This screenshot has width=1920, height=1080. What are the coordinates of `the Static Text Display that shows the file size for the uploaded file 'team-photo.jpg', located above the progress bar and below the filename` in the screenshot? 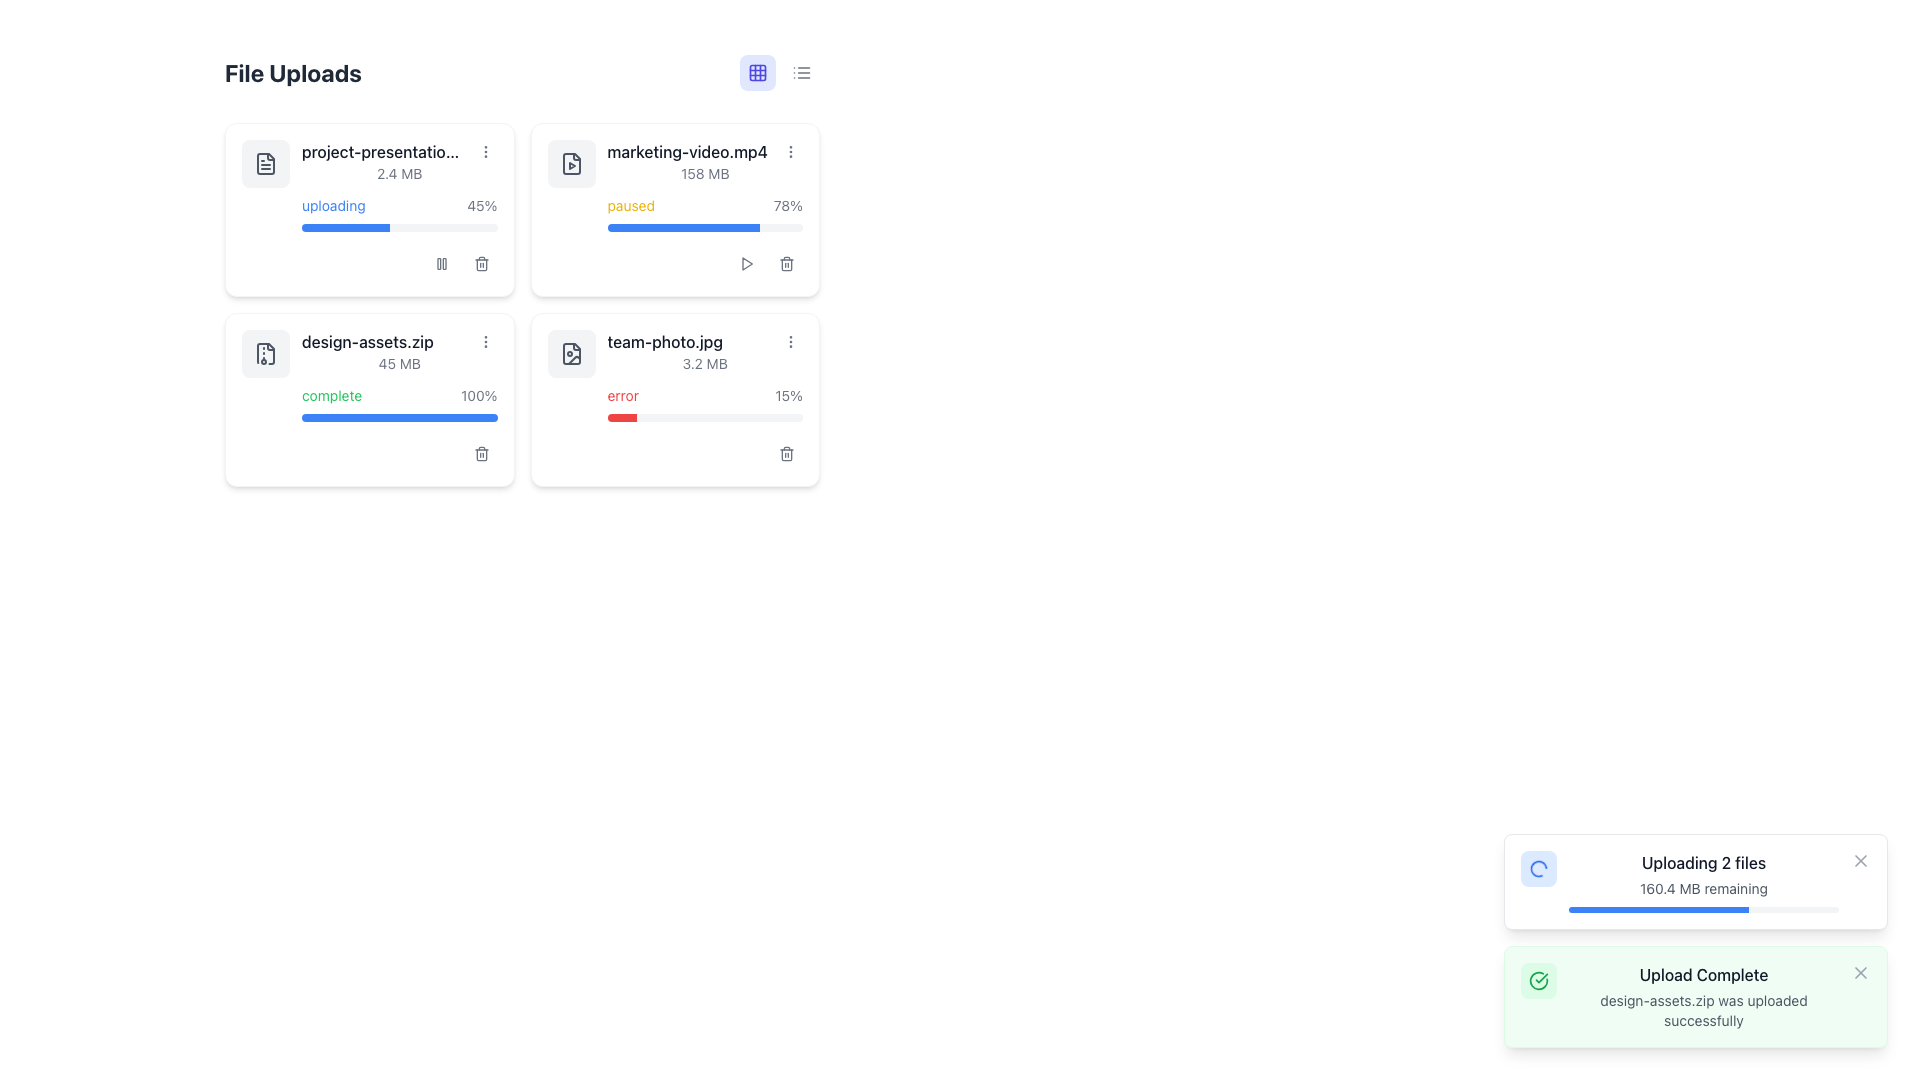 It's located at (705, 363).